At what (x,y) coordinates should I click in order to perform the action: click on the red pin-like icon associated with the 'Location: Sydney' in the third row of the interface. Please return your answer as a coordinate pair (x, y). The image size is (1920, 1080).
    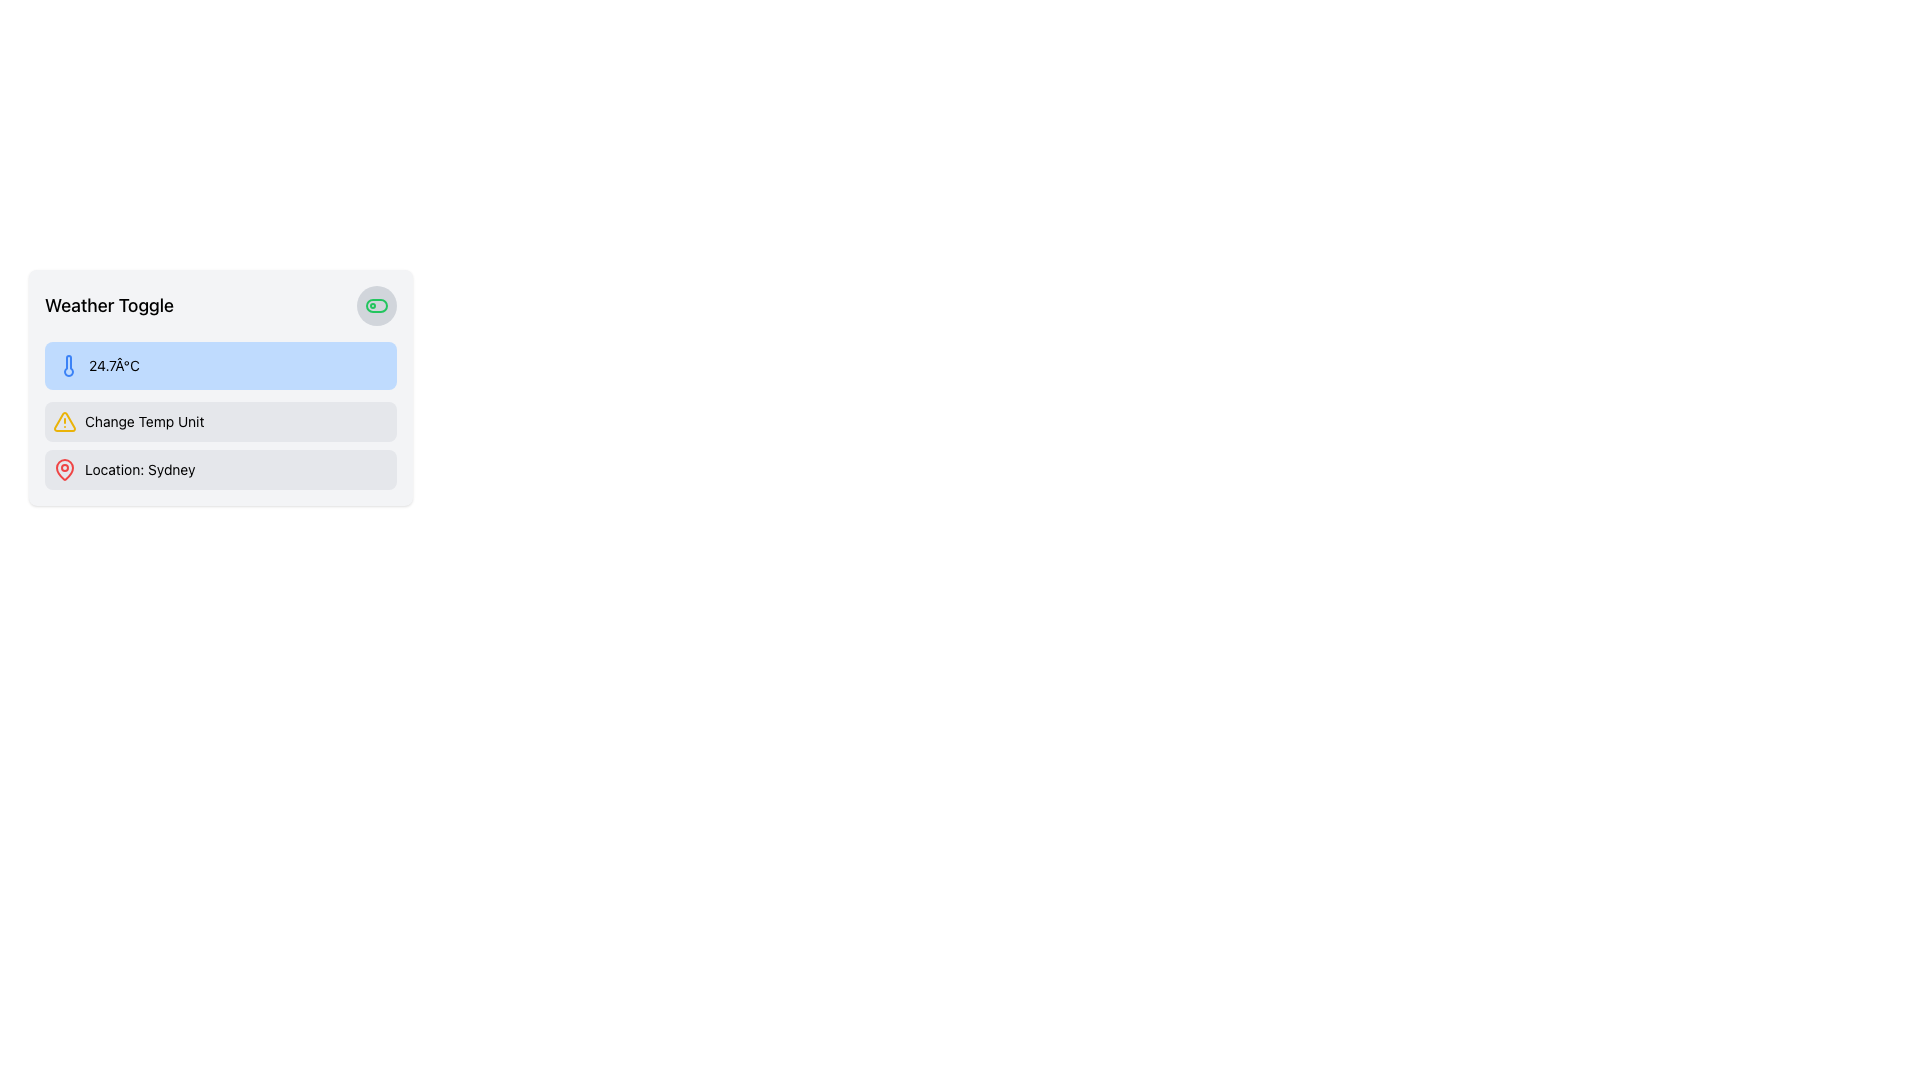
    Looking at the image, I should click on (65, 469).